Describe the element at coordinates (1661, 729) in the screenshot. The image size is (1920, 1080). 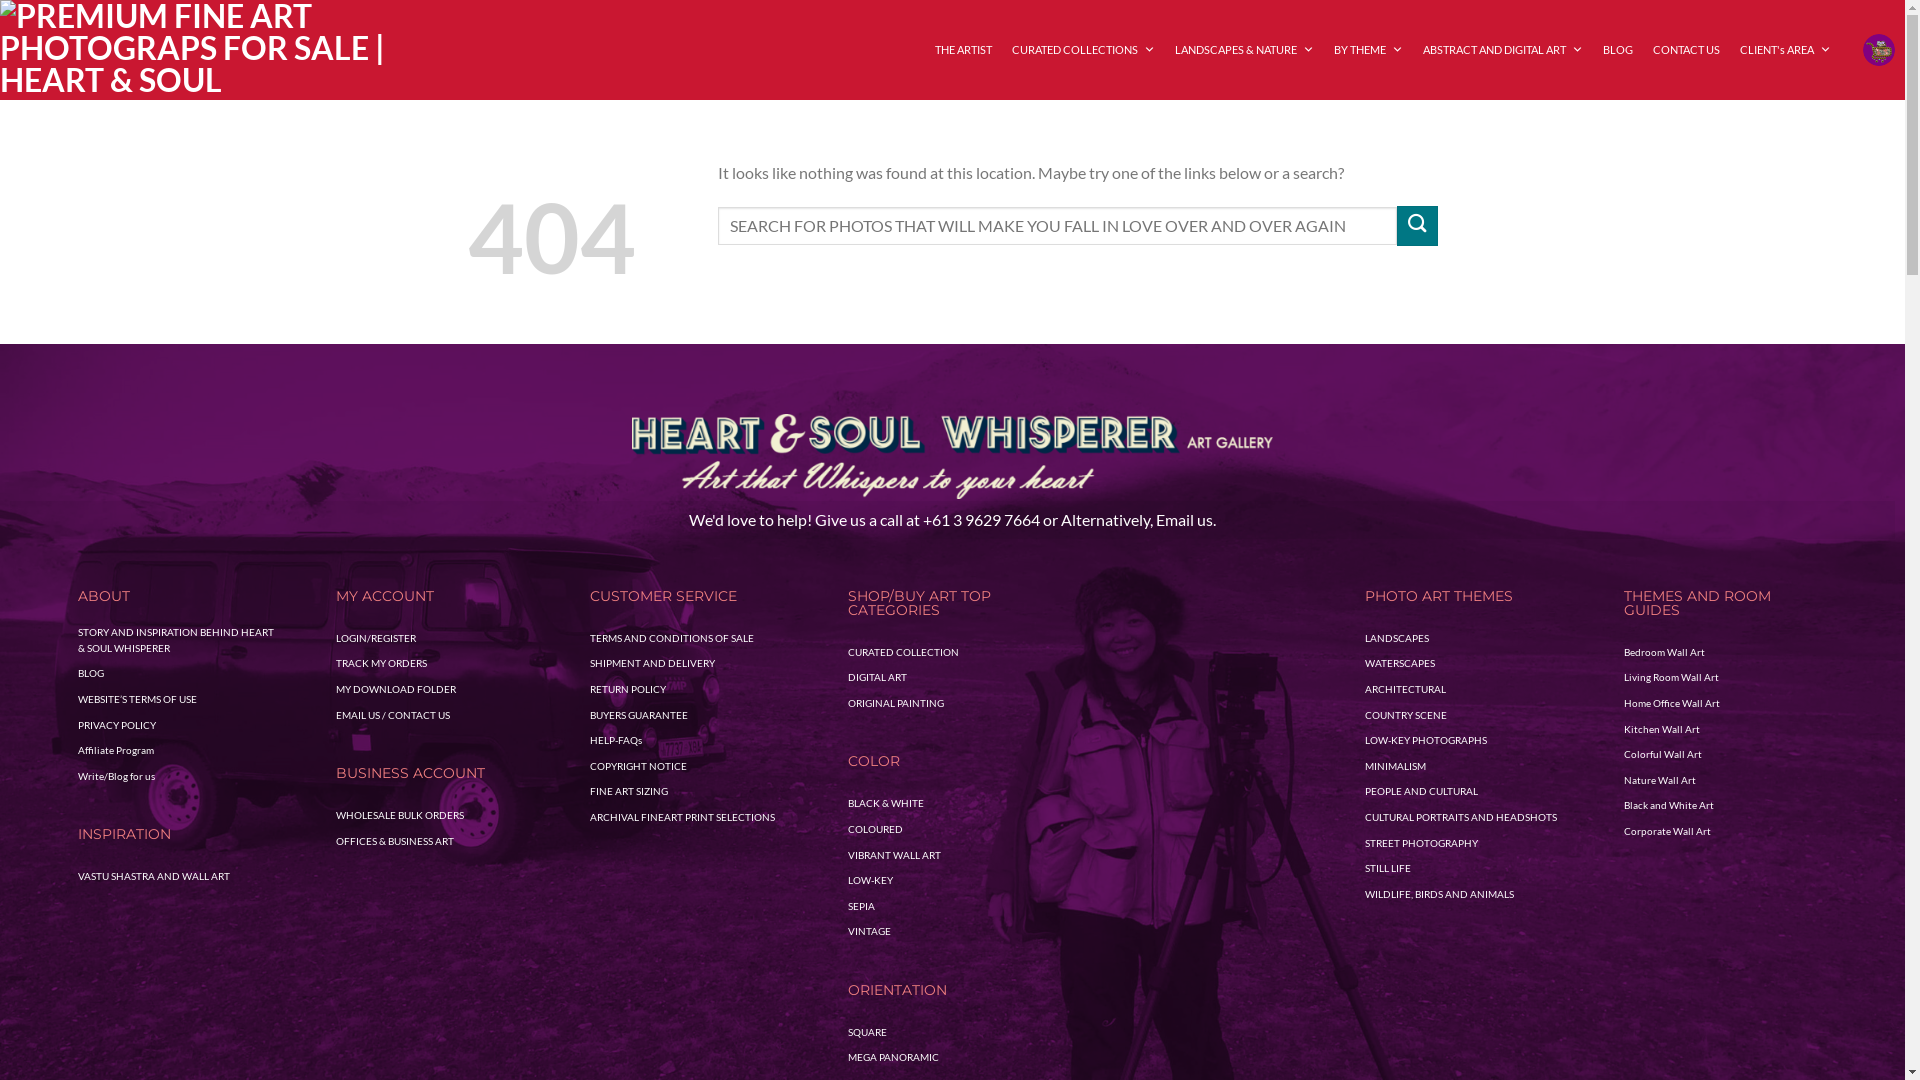
I see `'Kitchen Wall Art'` at that location.